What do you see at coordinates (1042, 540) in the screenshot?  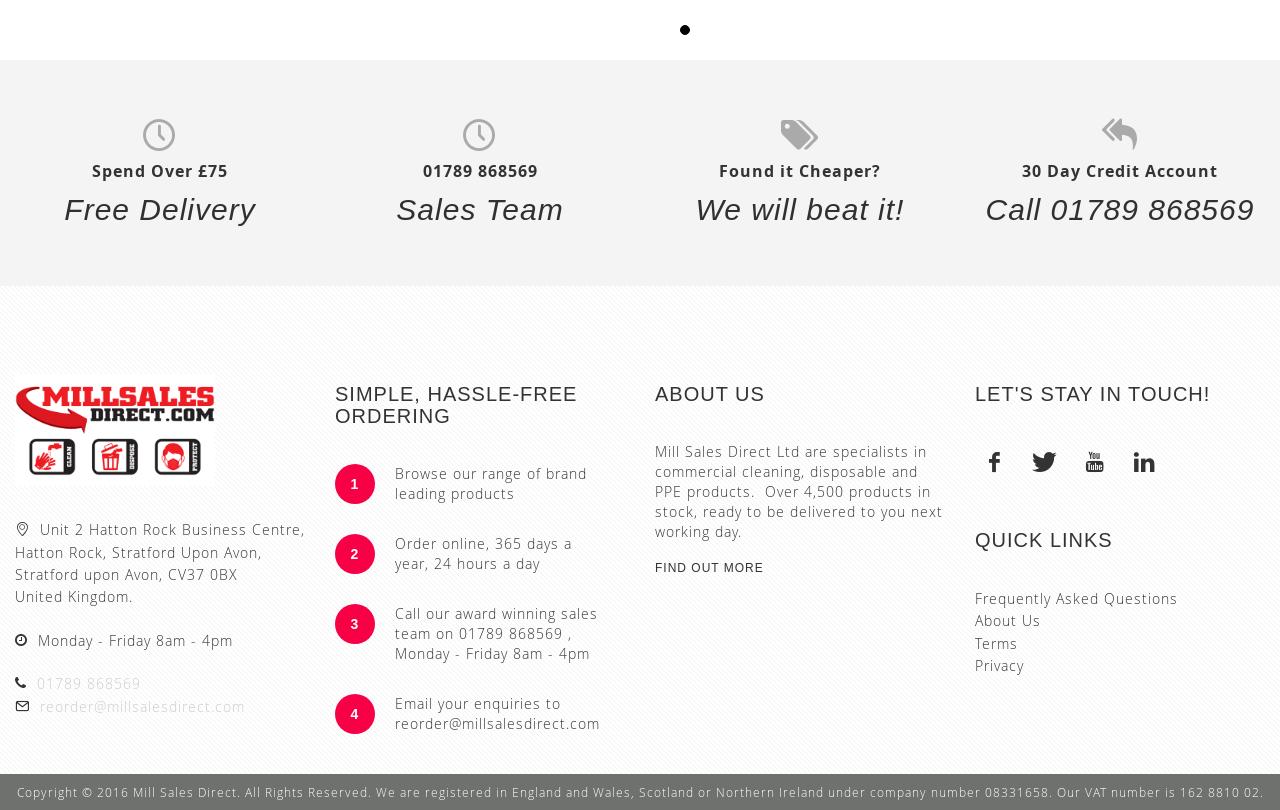 I see `'Quick Links'` at bounding box center [1042, 540].